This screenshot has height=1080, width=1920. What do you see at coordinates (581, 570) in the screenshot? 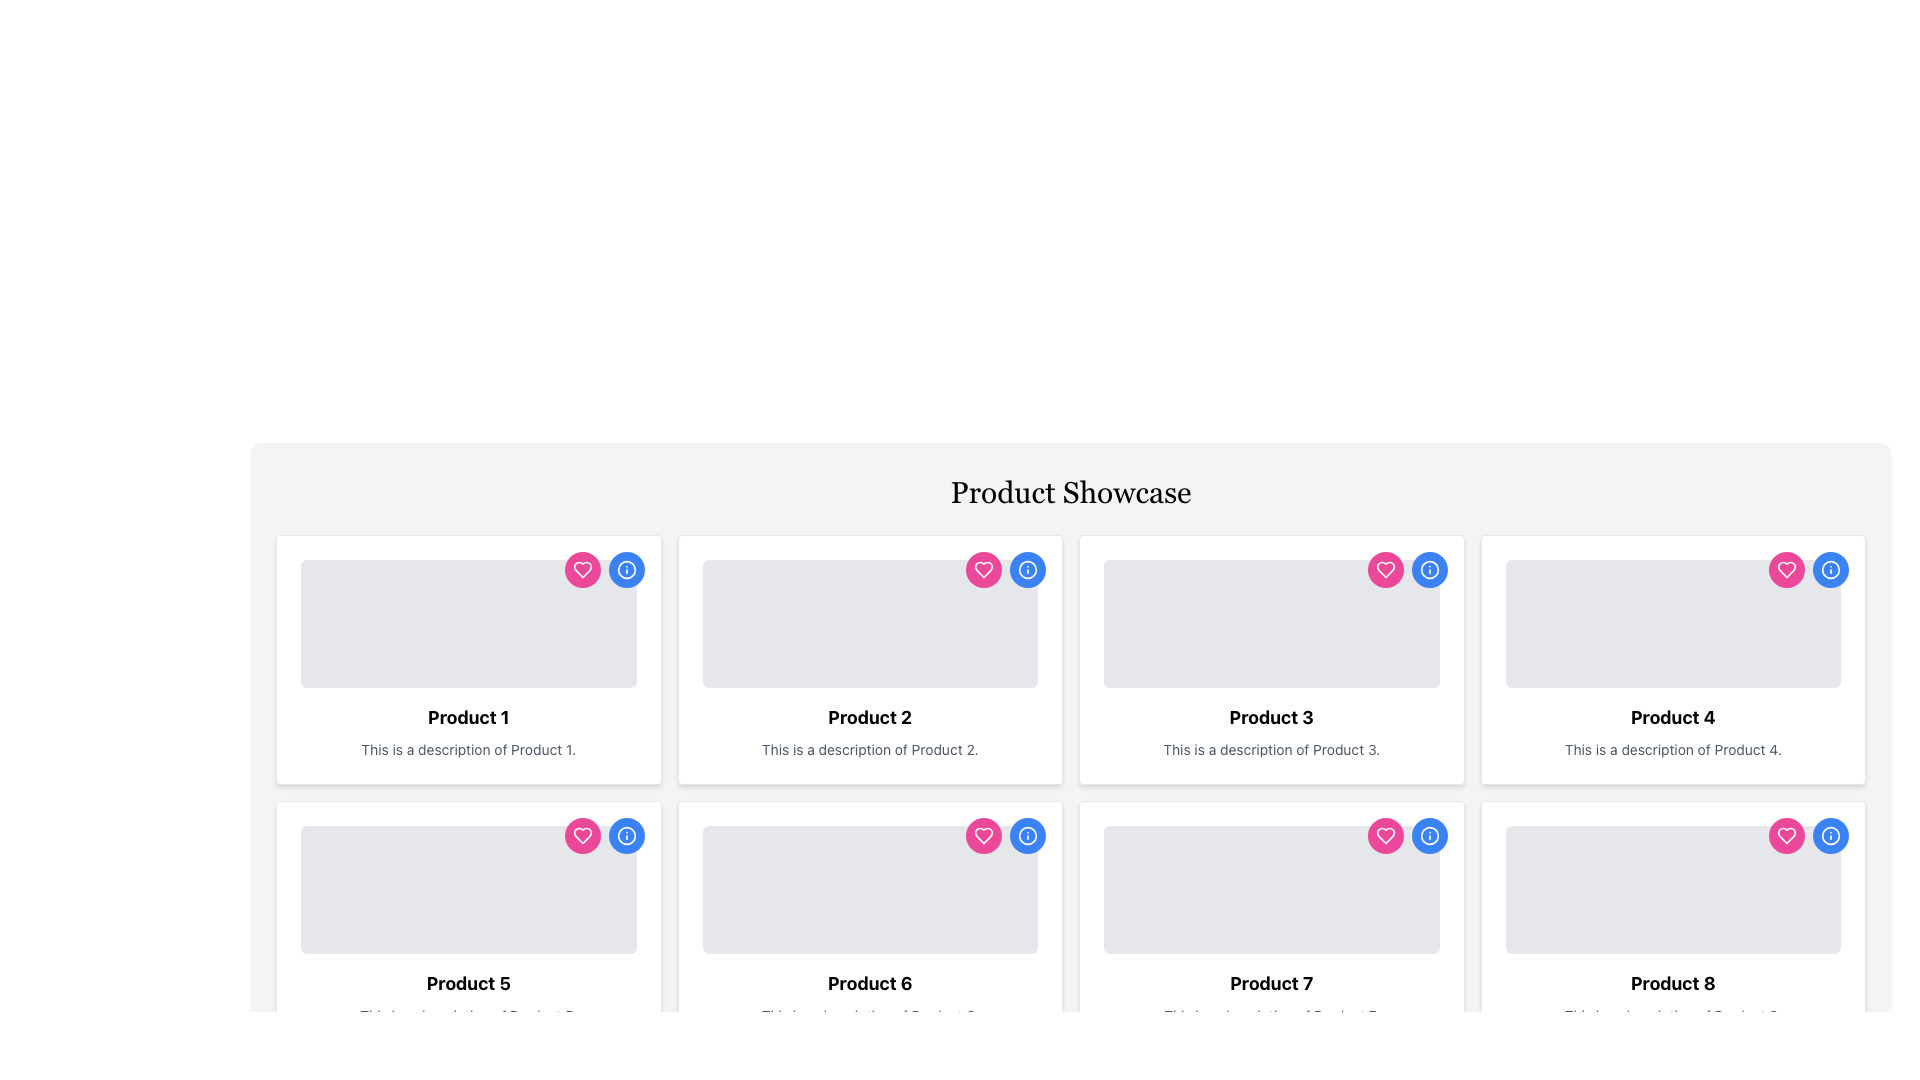
I see `the 'favorite' or 'like' icon located in the top-right corner of the 'Product 2' card` at bounding box center [581, 570].